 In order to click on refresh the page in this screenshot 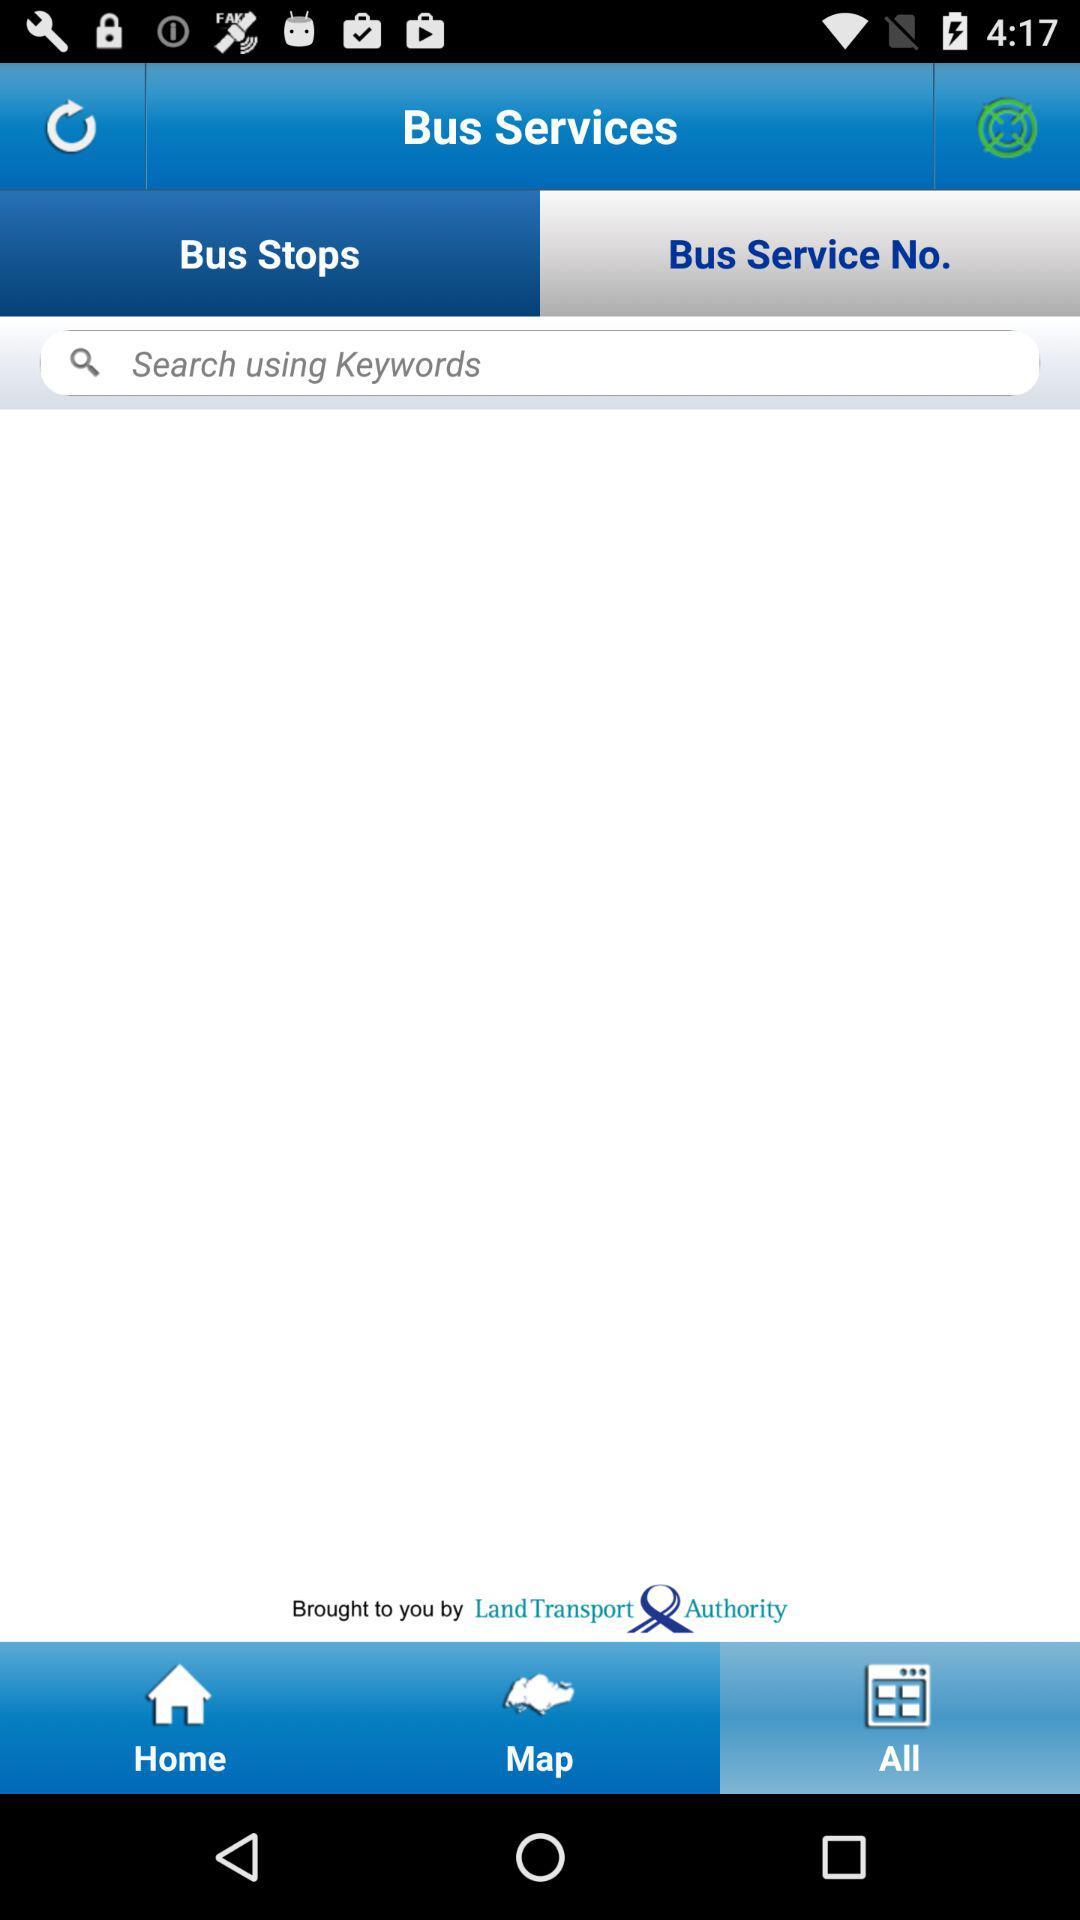, I will do `click(71, 124)`.